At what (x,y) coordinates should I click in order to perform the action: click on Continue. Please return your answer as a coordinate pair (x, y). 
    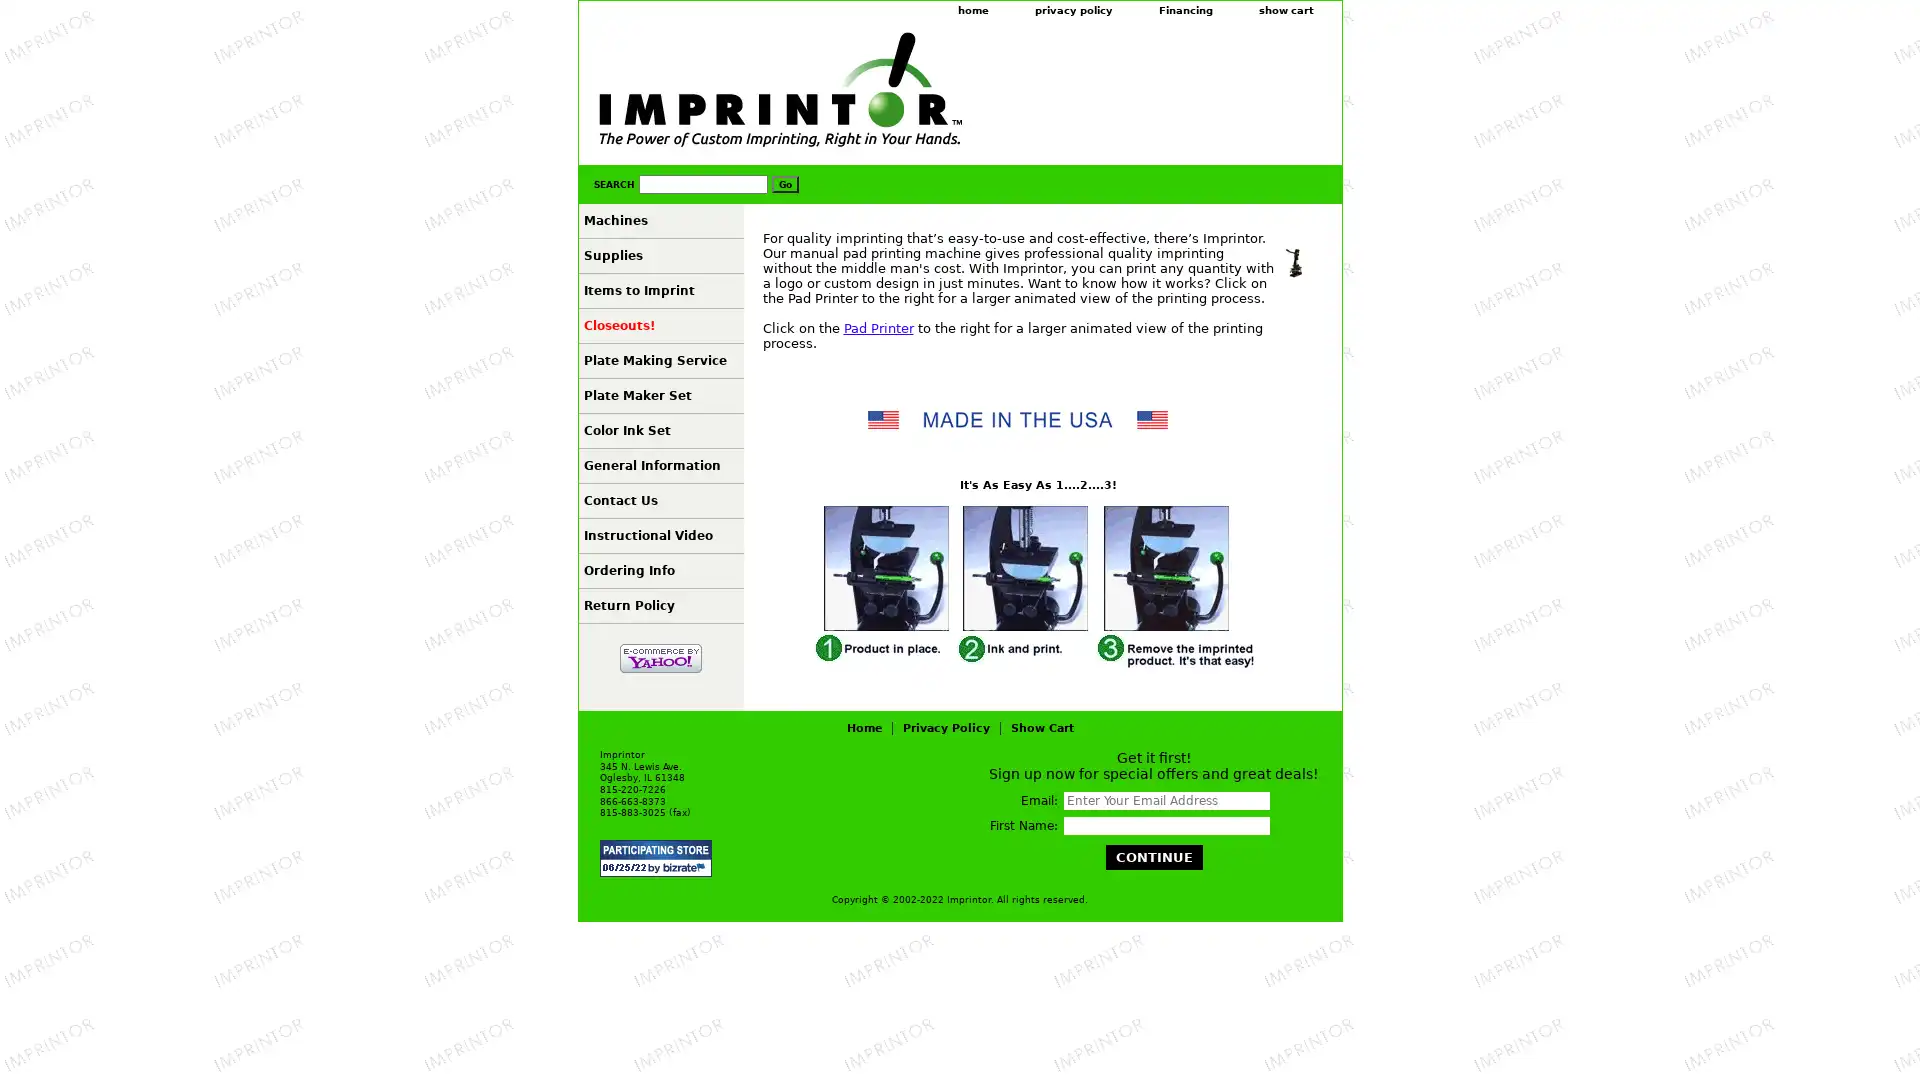
    Looking at the image, I should click on (1153, 856).